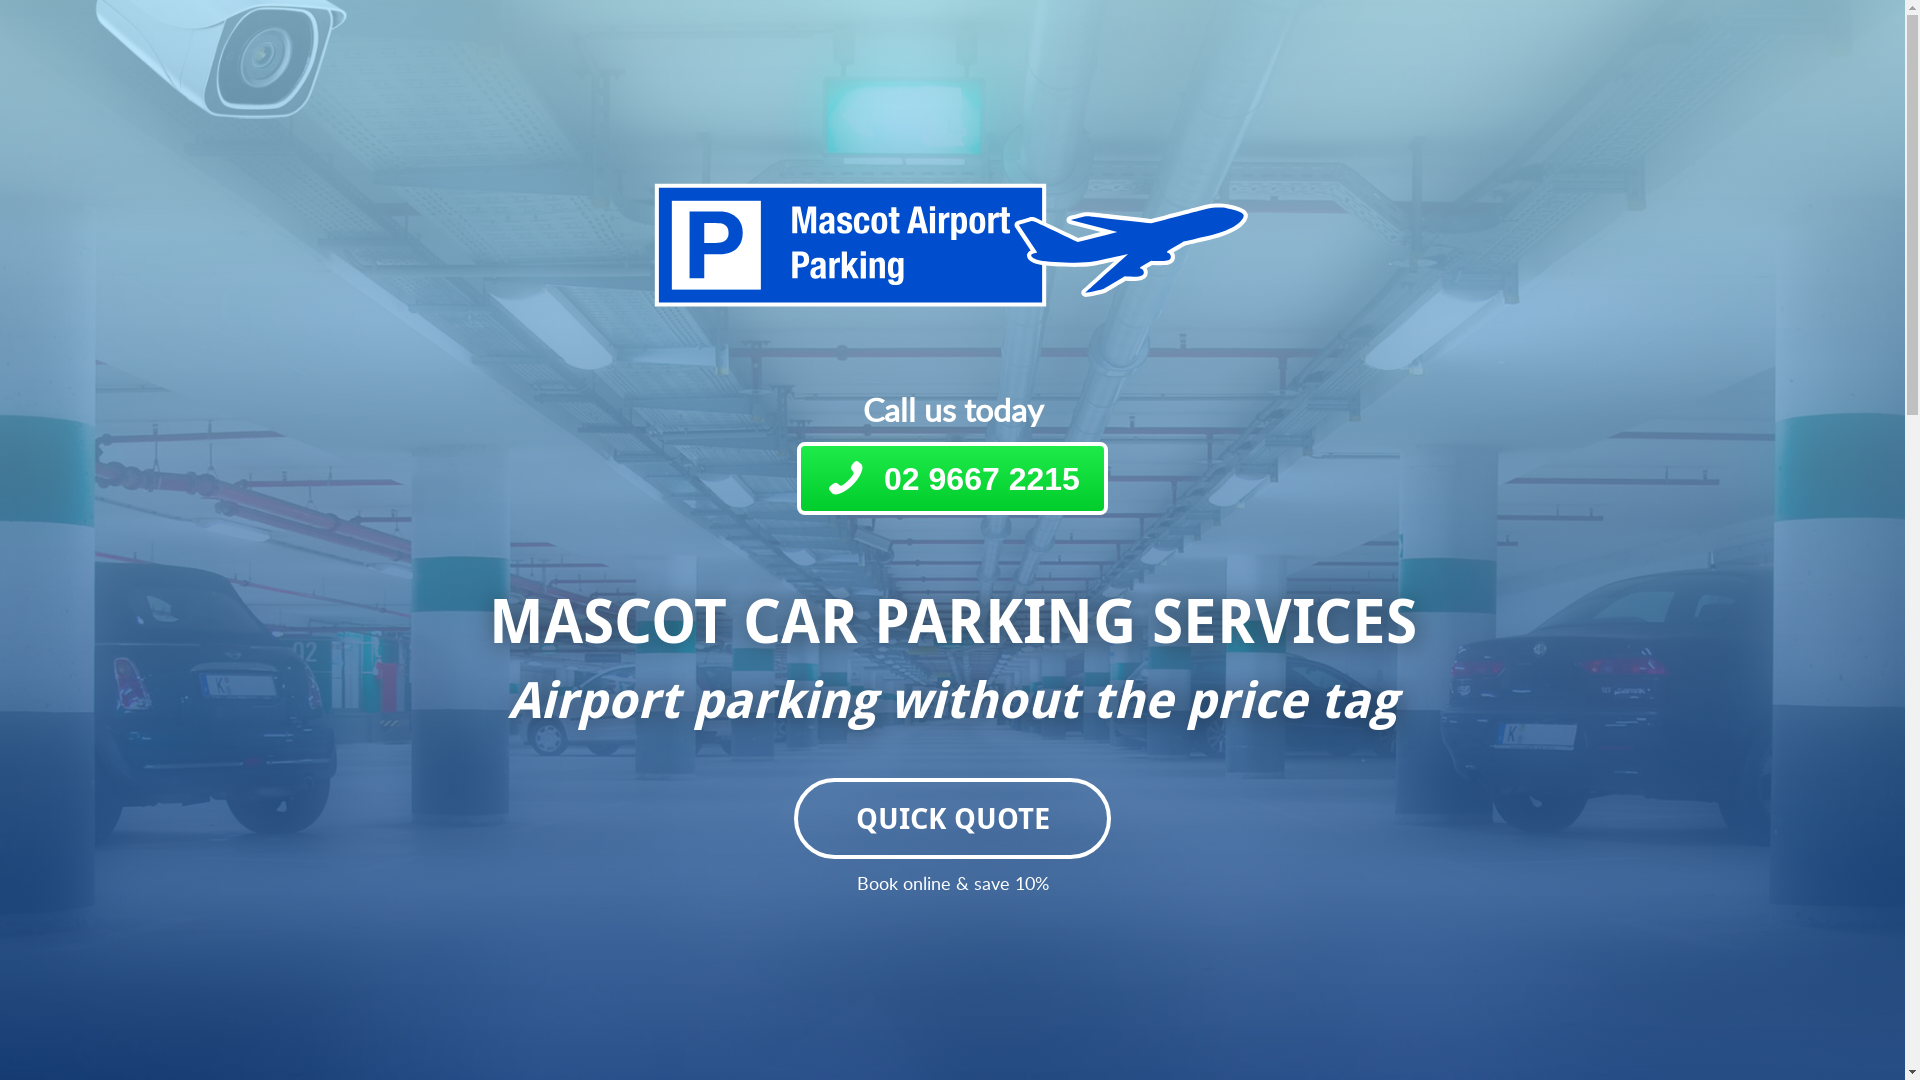 The width and height of the screenshot is (1920, 1080). Describe the element at coordinates (951, 818) in the screenshot. I see `'QUICK QUOTE'` at that location.